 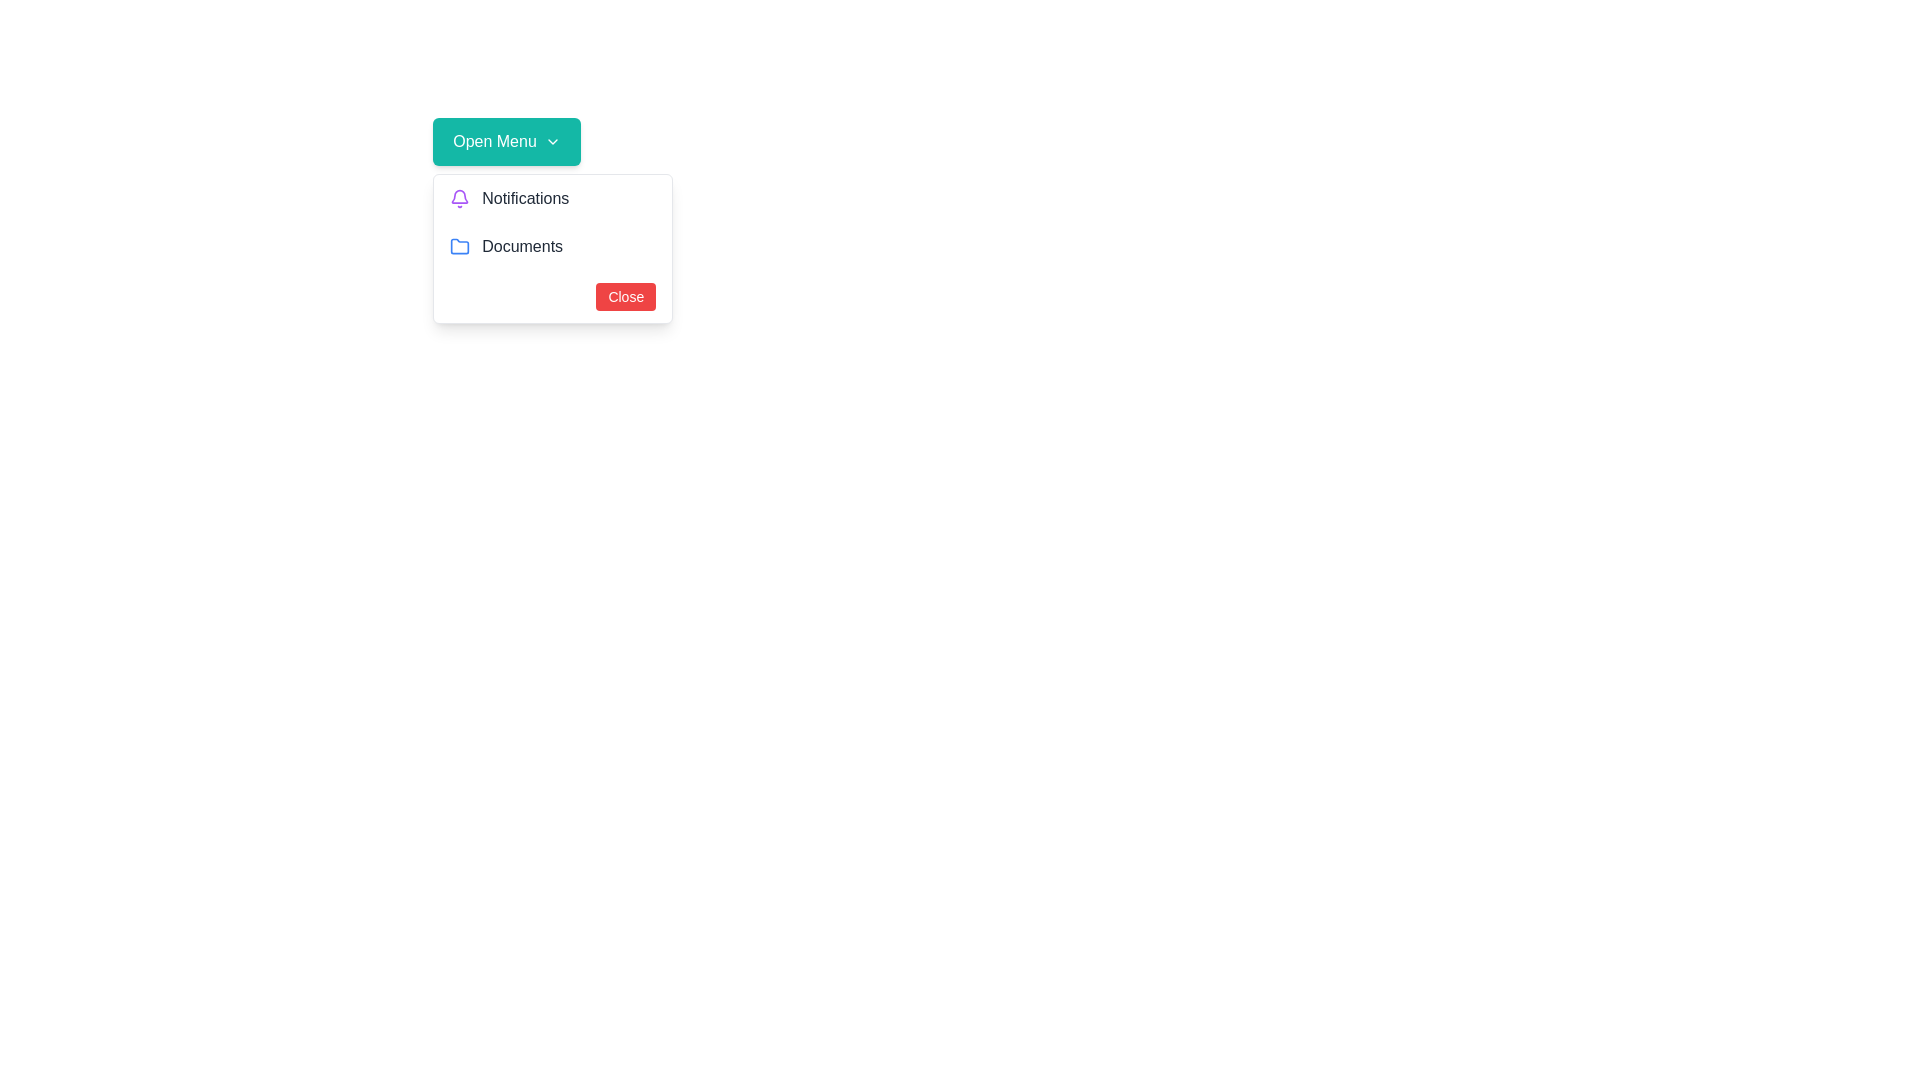 I want to click on the first item in the dropdown menu that serves as a navigational label related to notifications, which is located above the 'Documents' option and has a bell icon to its left, so click(x=525, y=199).